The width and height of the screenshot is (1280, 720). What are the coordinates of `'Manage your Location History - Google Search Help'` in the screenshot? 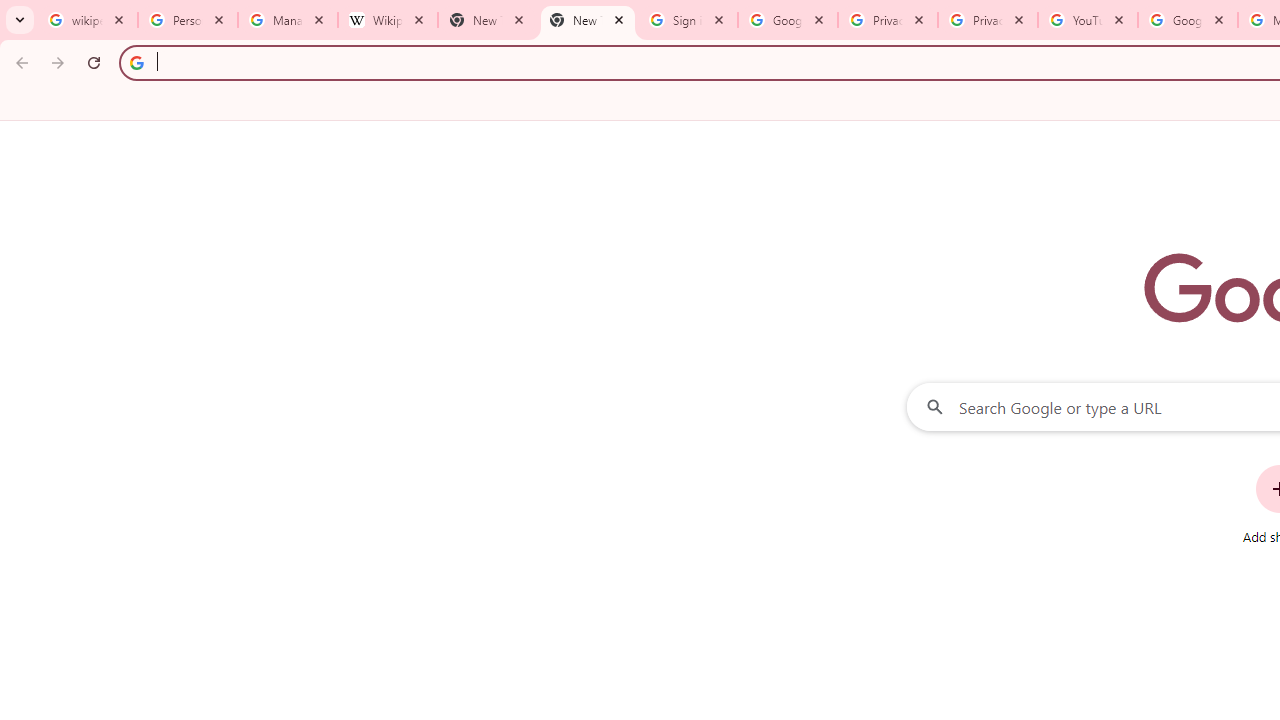 It's located at (287, 20).